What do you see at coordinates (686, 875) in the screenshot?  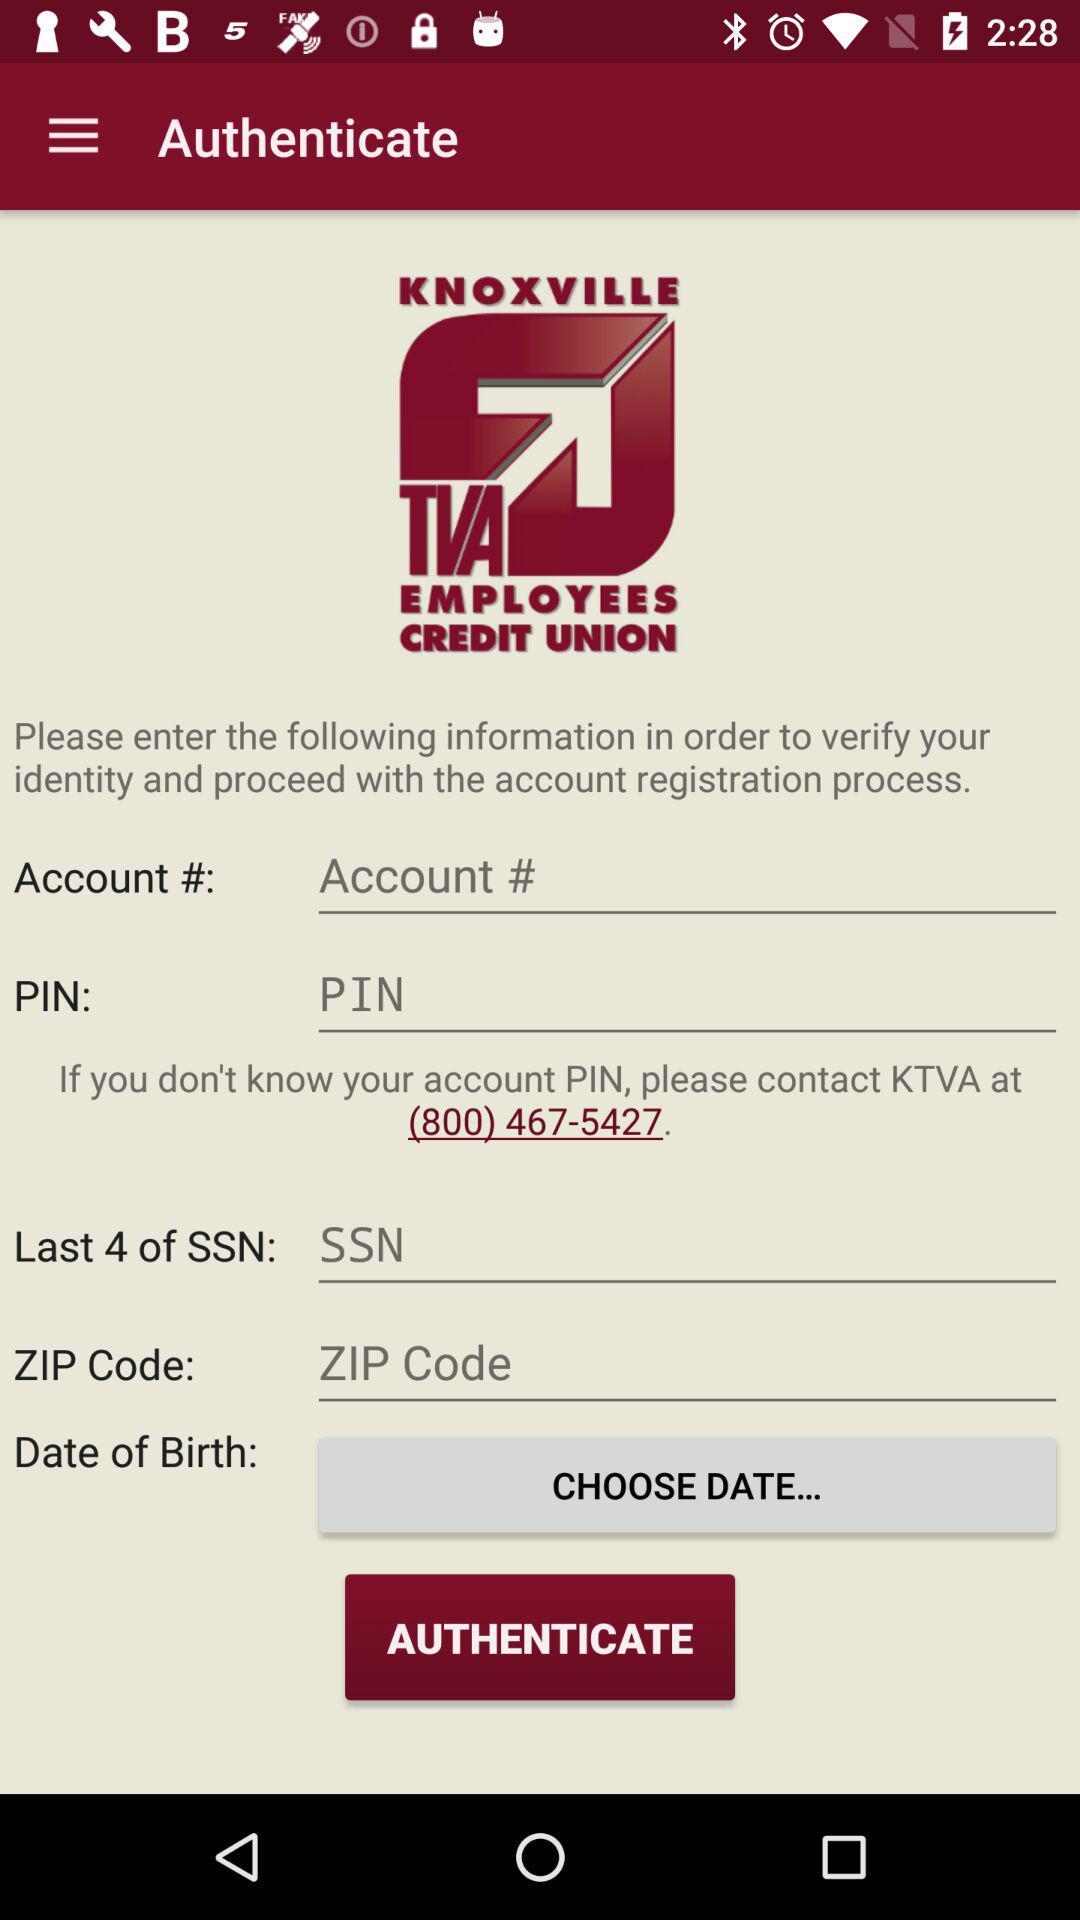 I see `the button is used to create account` at bounding box center [686, 875].